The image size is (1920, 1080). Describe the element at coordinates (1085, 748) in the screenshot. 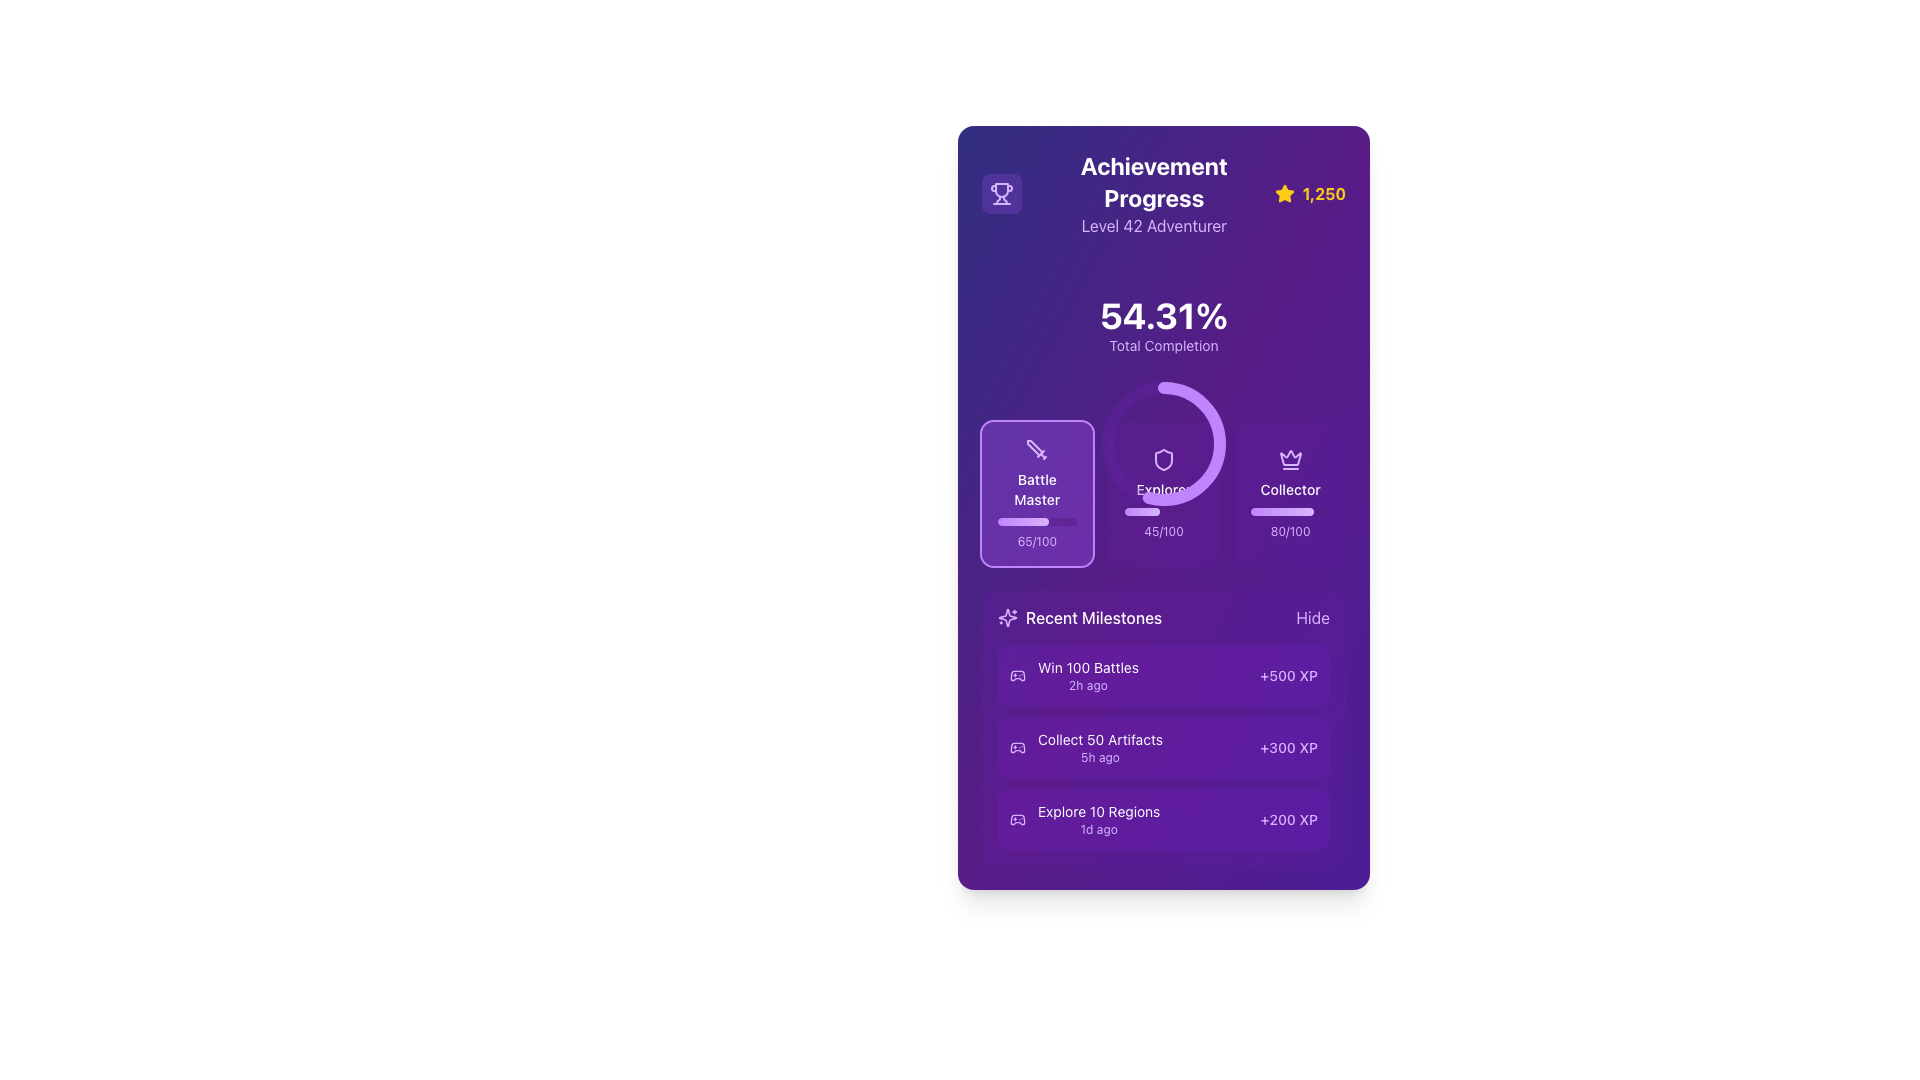

I see `the informational content block that displays 'Collect 50 Artifacts' with a time indicator '5h ago', styled in purple next to a gamepad icon, located under the 'Recent Milestones' section of the dashboard` at that location.